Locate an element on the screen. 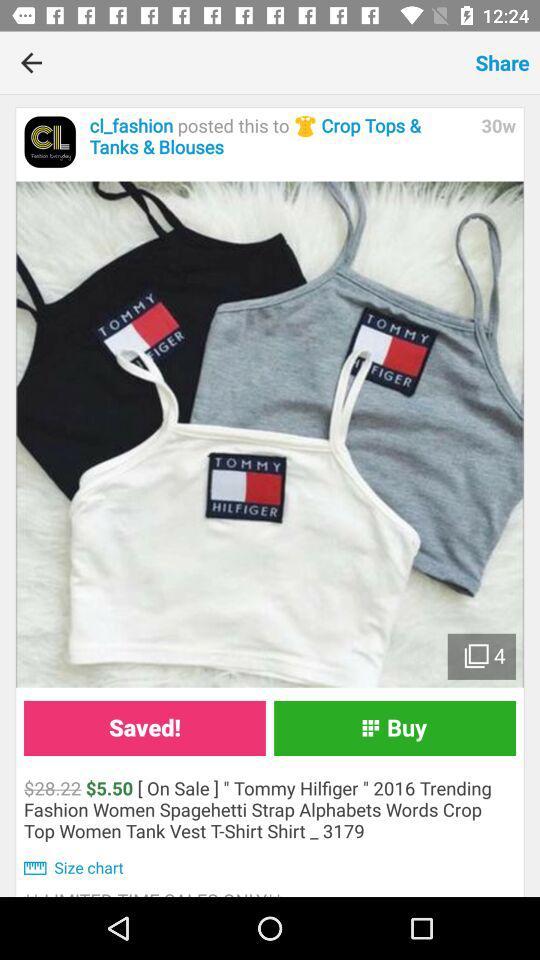 The height and width of the screenshot is (960, 540). item next to the 30w is located at coordinates (279, 136).